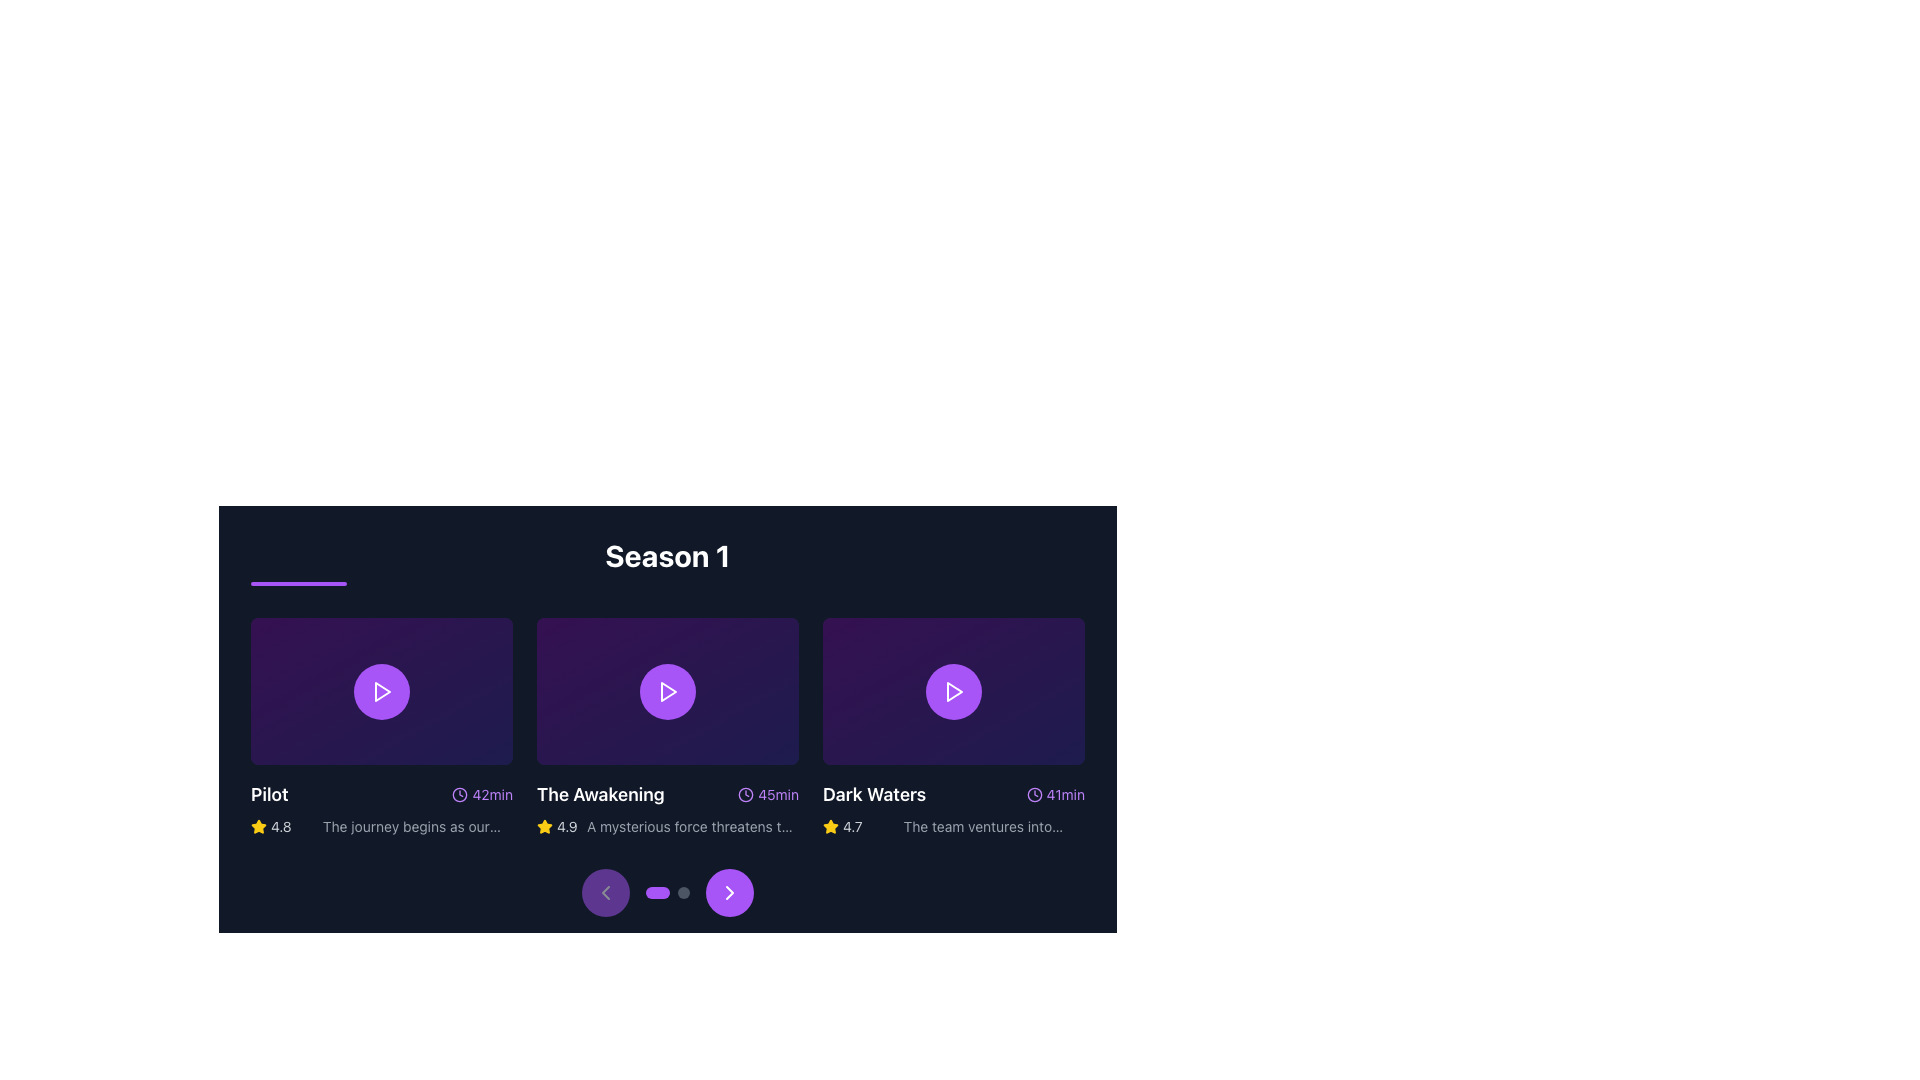 The height and width of the screenshot is (1080, 1920). Describe the element at coordinates (667, 892) in the screenshot. I see `the grouping of indicators or toggles located at the bottom center of the interface to view the status indicated by the circles` at that location.